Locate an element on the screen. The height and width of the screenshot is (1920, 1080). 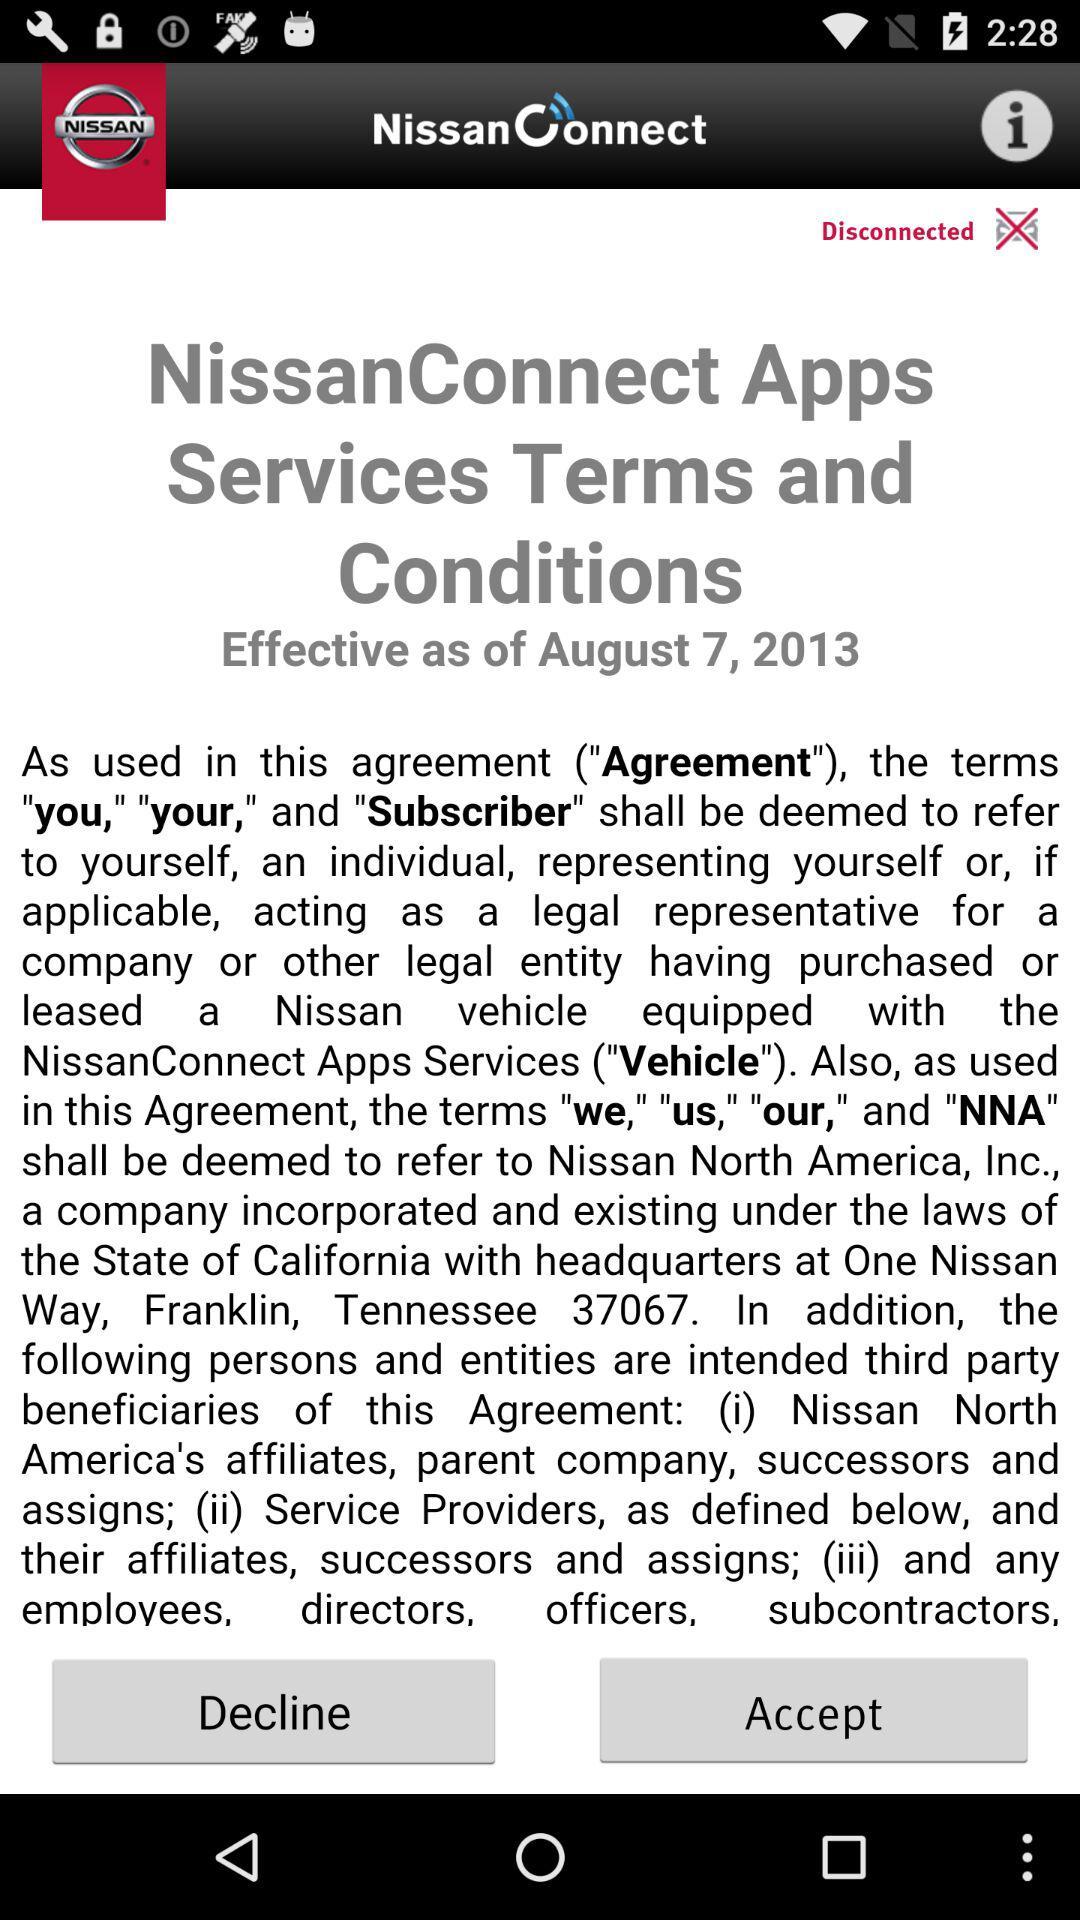
close is located at coordinates (1036, 228).